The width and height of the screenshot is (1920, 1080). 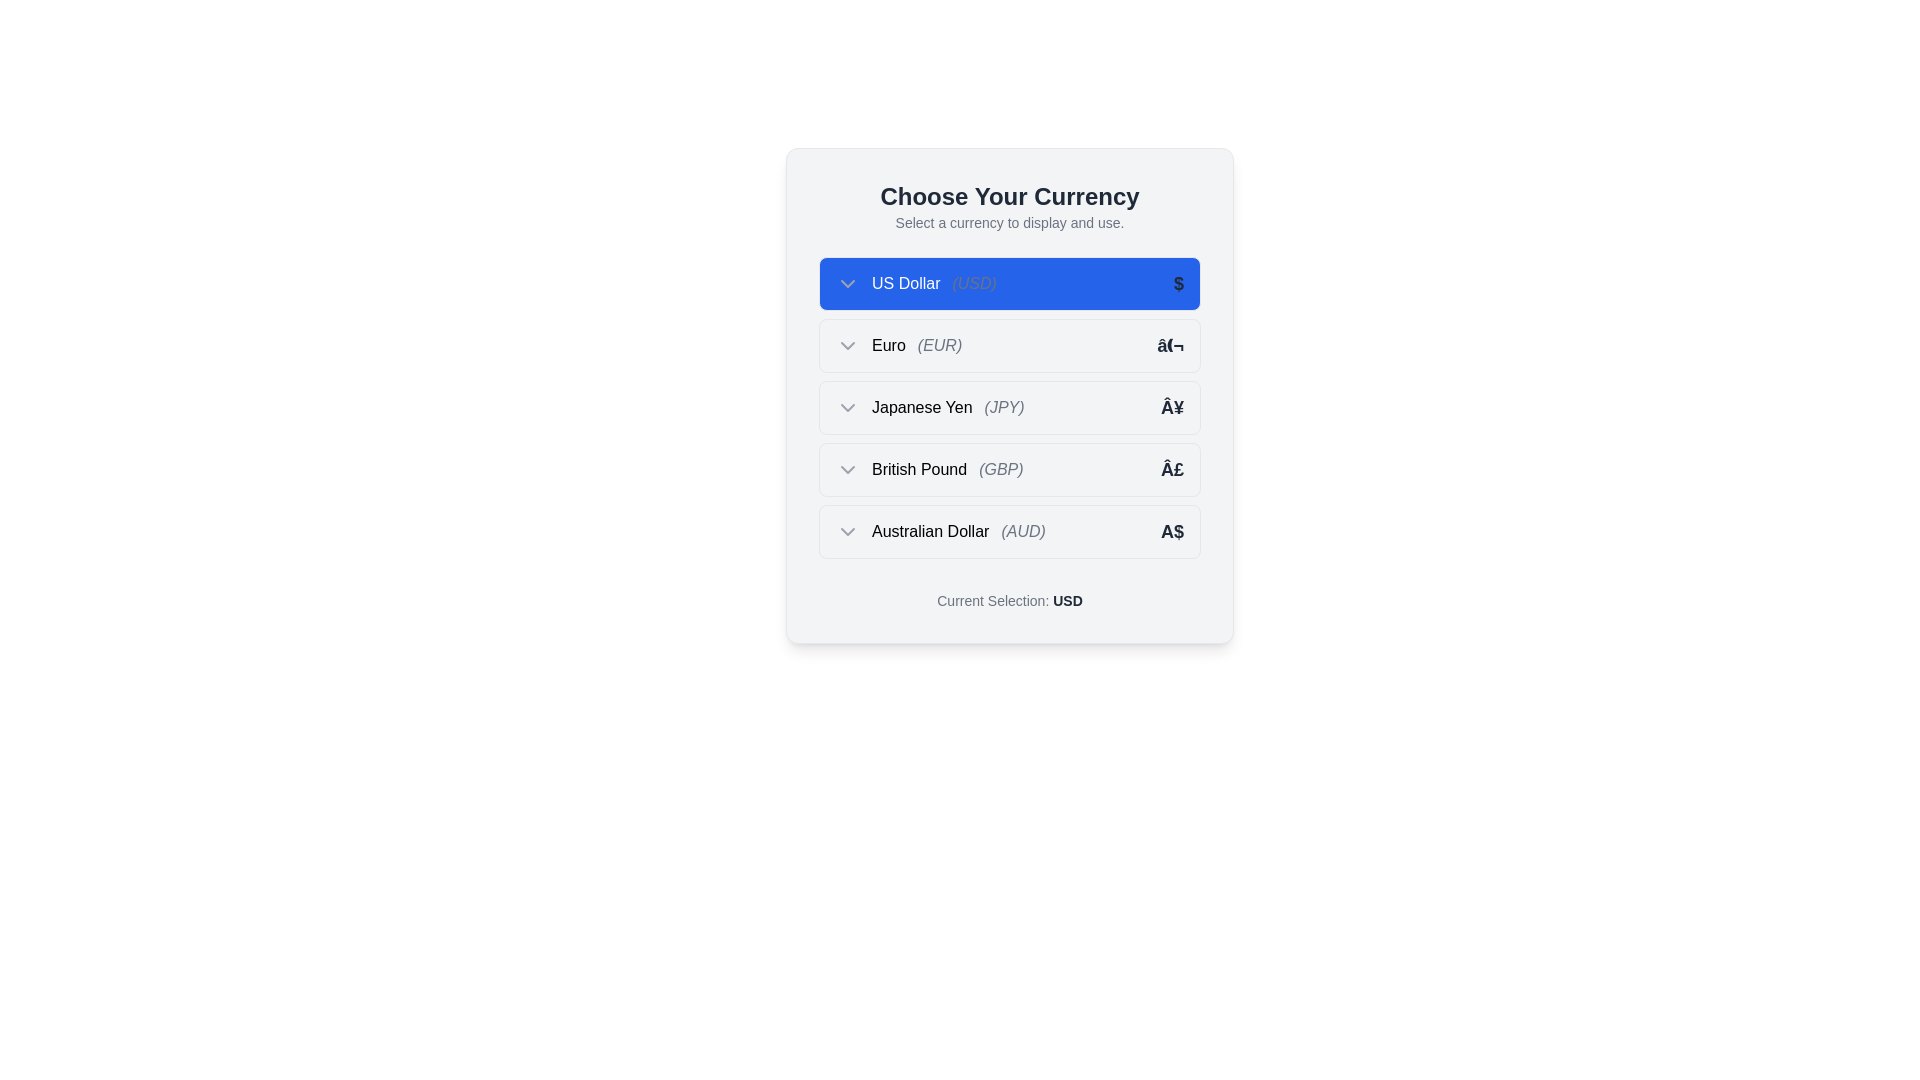 What do you see at coordinates (848, 407) in the screenshot?
I see `the Dropdown Chevron Icon located to the left of 'Japanese Yen (JPY)'` at bounding box center [848, 407].